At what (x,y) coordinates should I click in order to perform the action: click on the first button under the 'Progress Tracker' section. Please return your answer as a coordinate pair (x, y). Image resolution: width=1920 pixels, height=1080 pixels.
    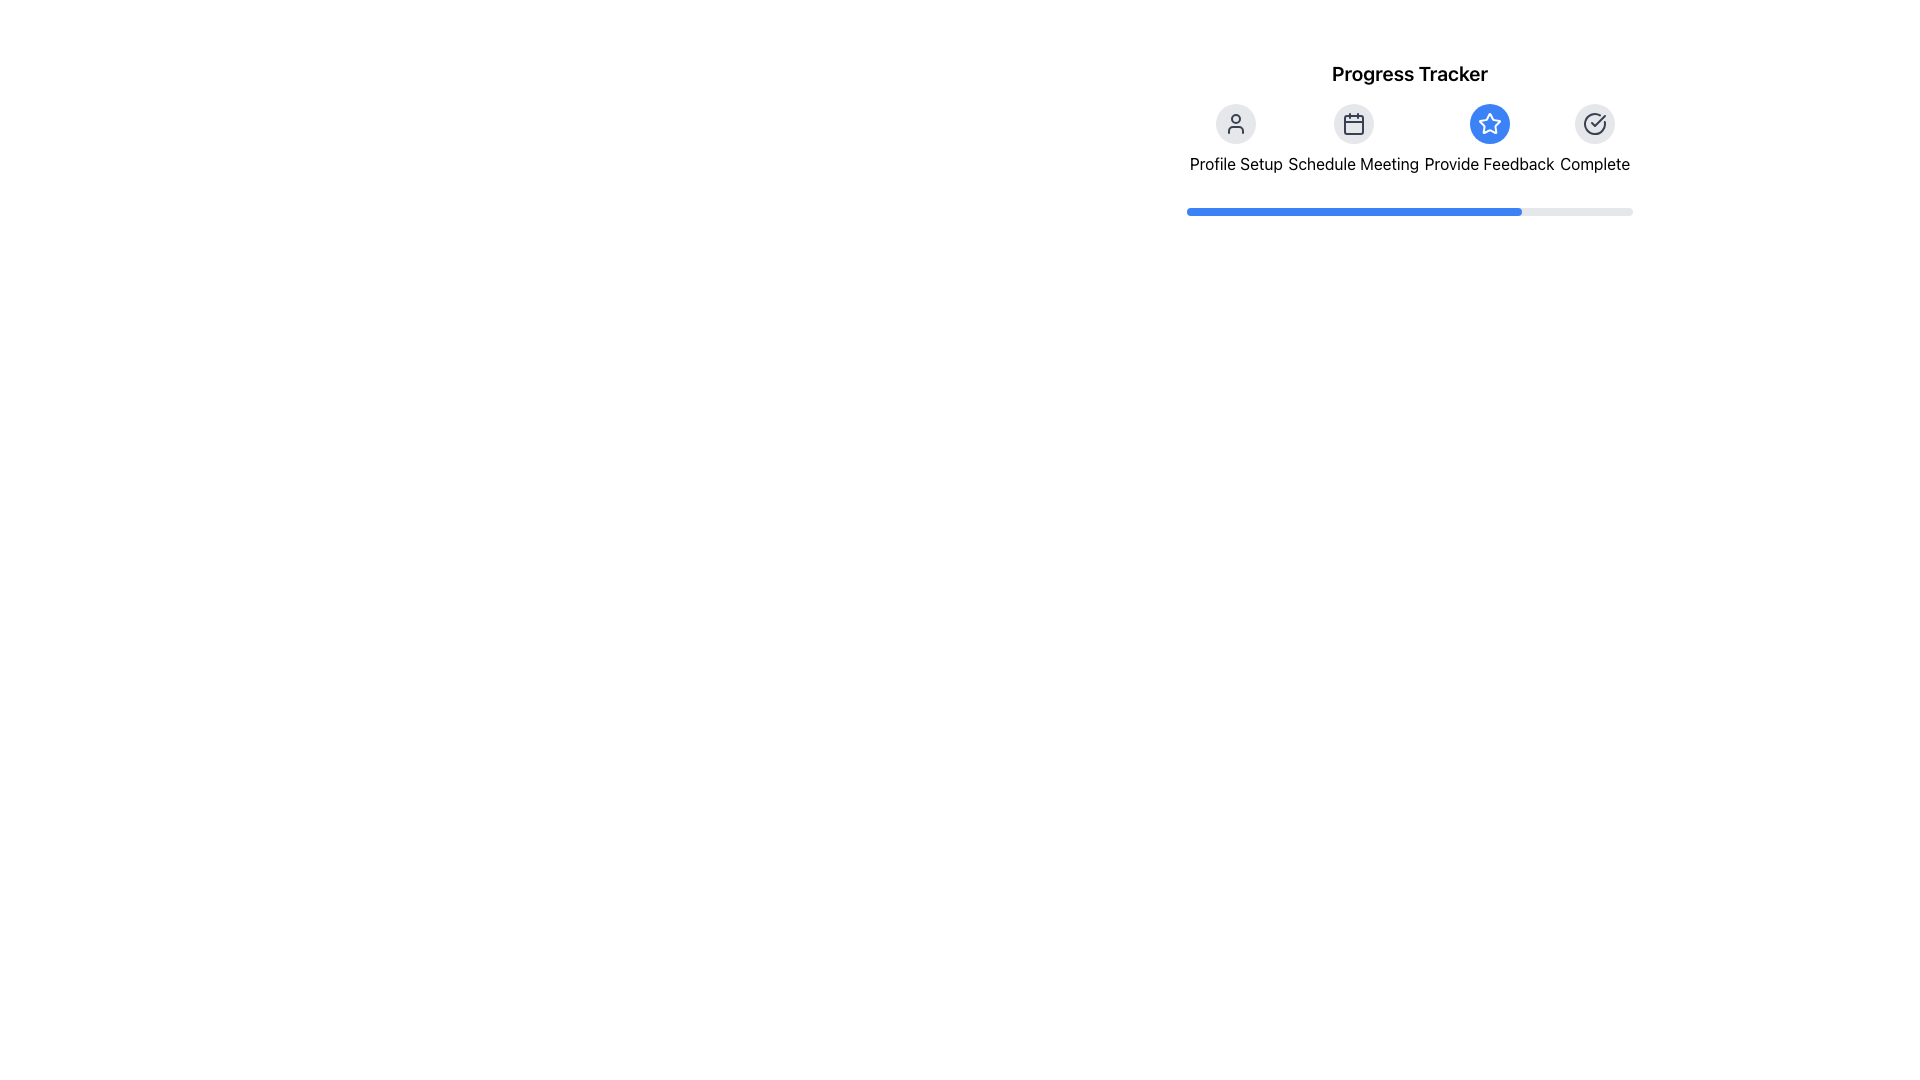
    Looking at the image, I should click on (1235, 123).